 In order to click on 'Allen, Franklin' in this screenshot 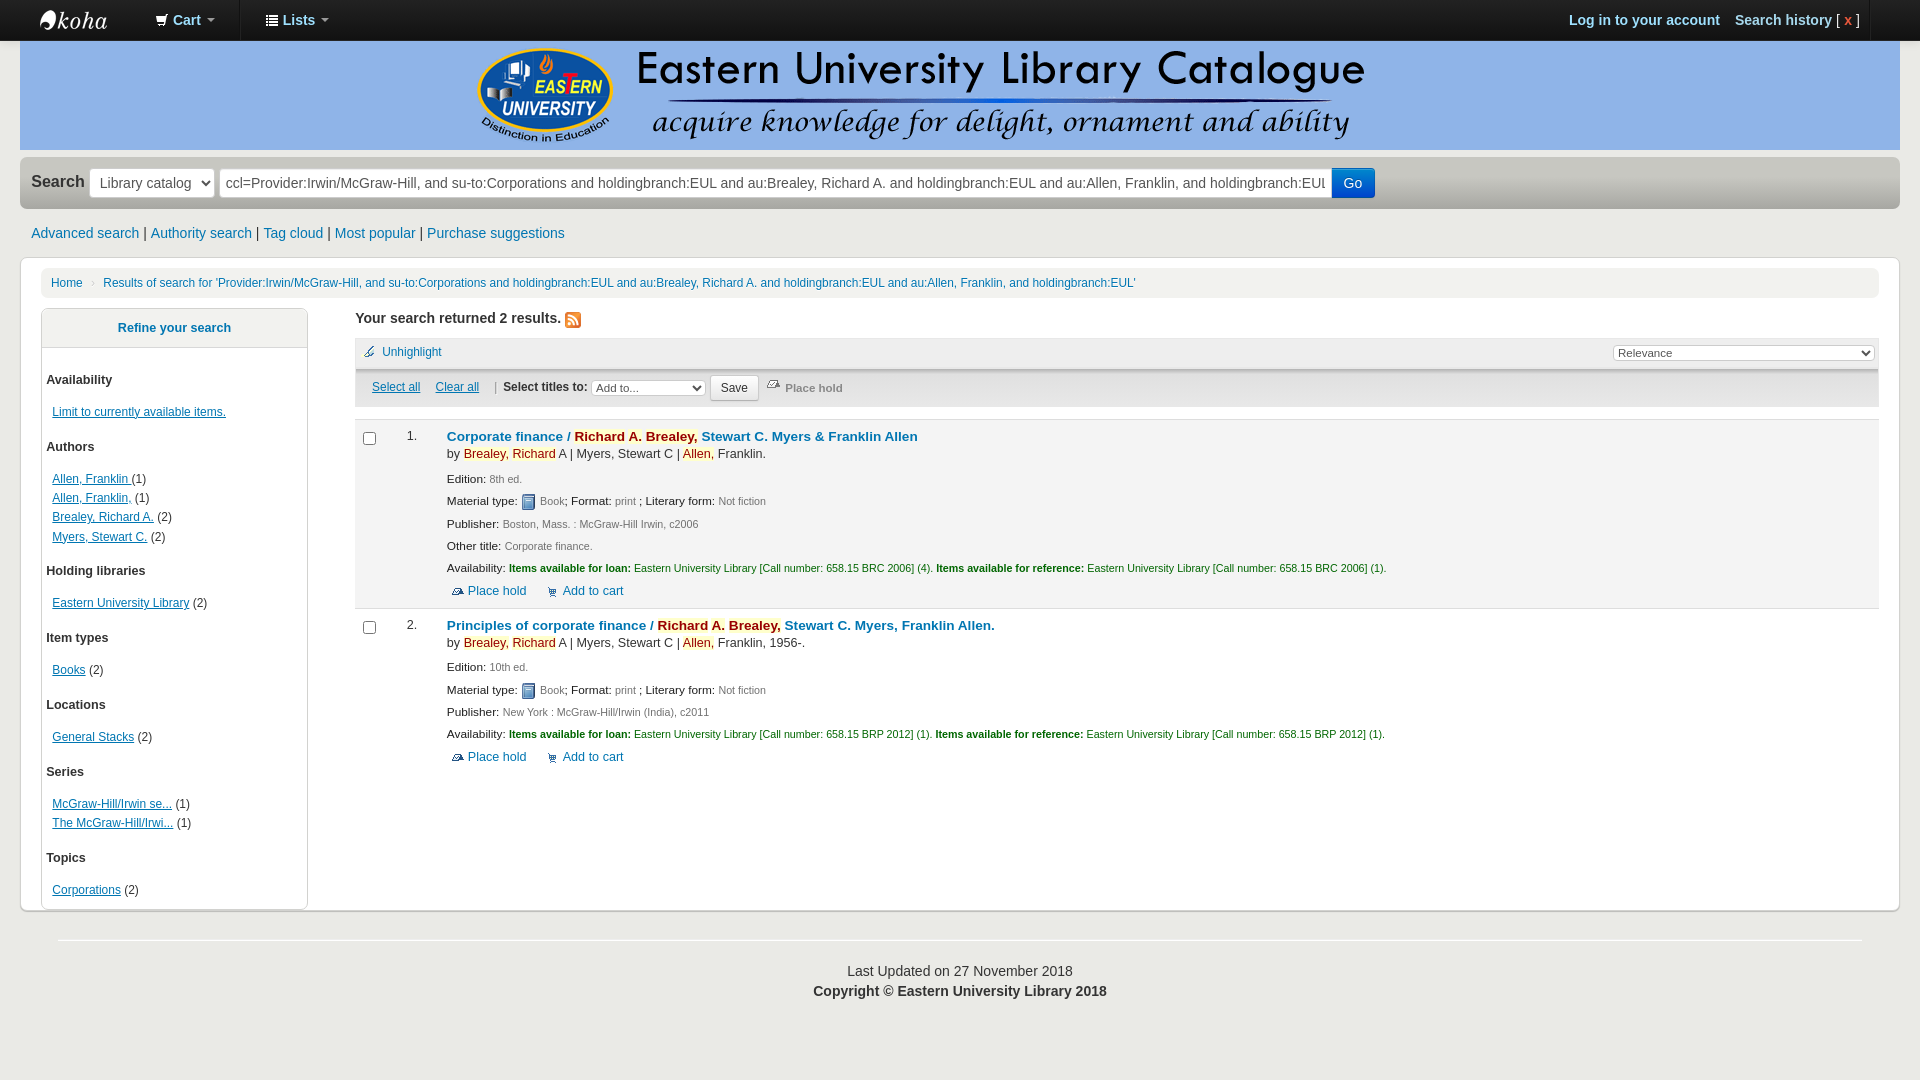, I will do `click(90, 478)`.